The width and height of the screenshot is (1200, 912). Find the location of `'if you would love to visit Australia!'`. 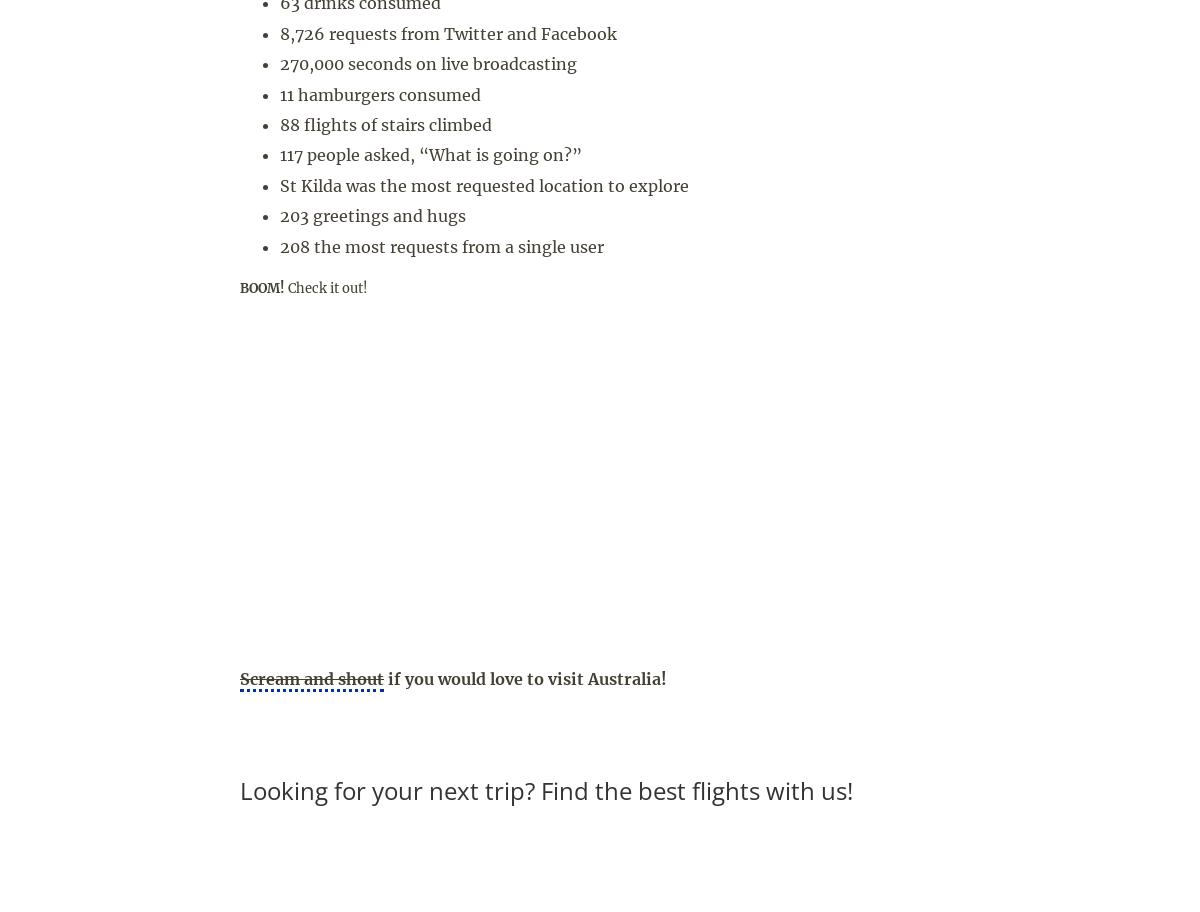

'if you would love to visit Australia!' is located at coordinates (524, 677).